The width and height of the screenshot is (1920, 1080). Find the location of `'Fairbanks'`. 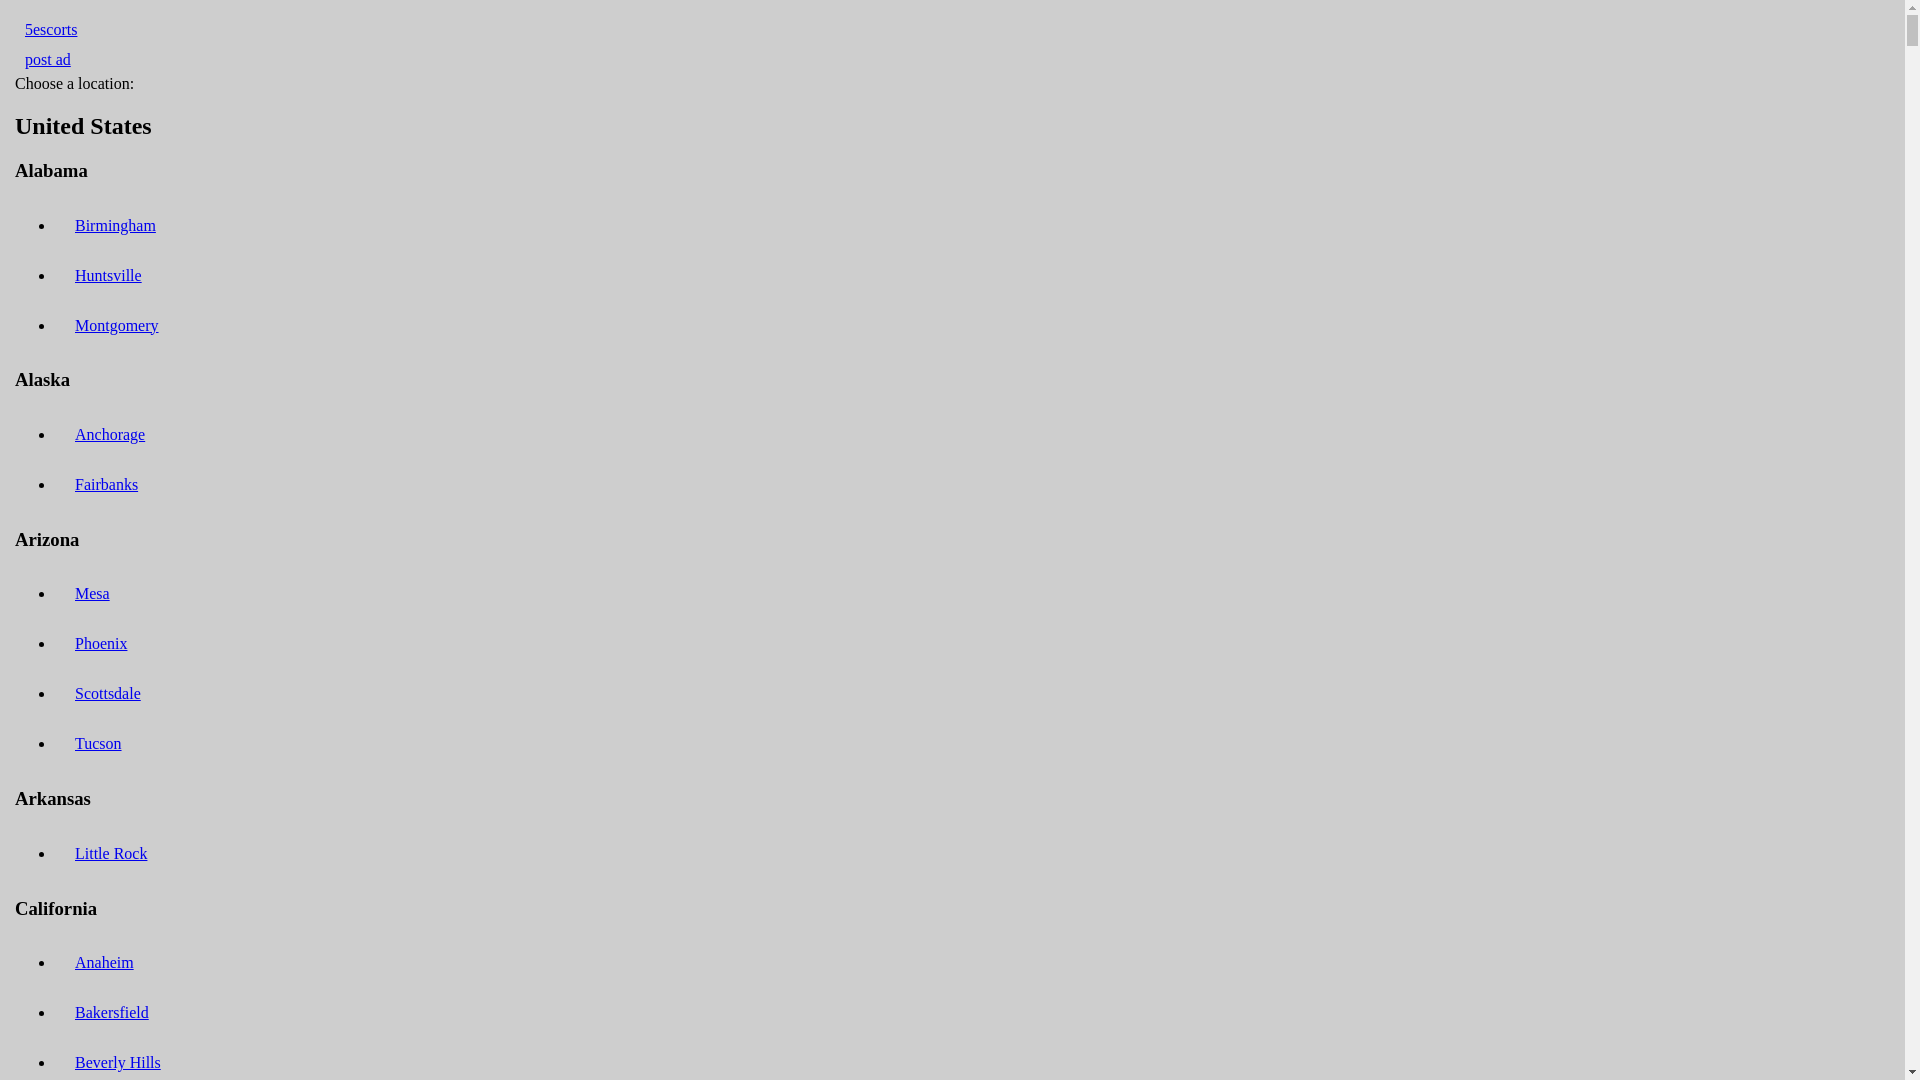

'Fairbanks' is located at coordinates (105, 484).